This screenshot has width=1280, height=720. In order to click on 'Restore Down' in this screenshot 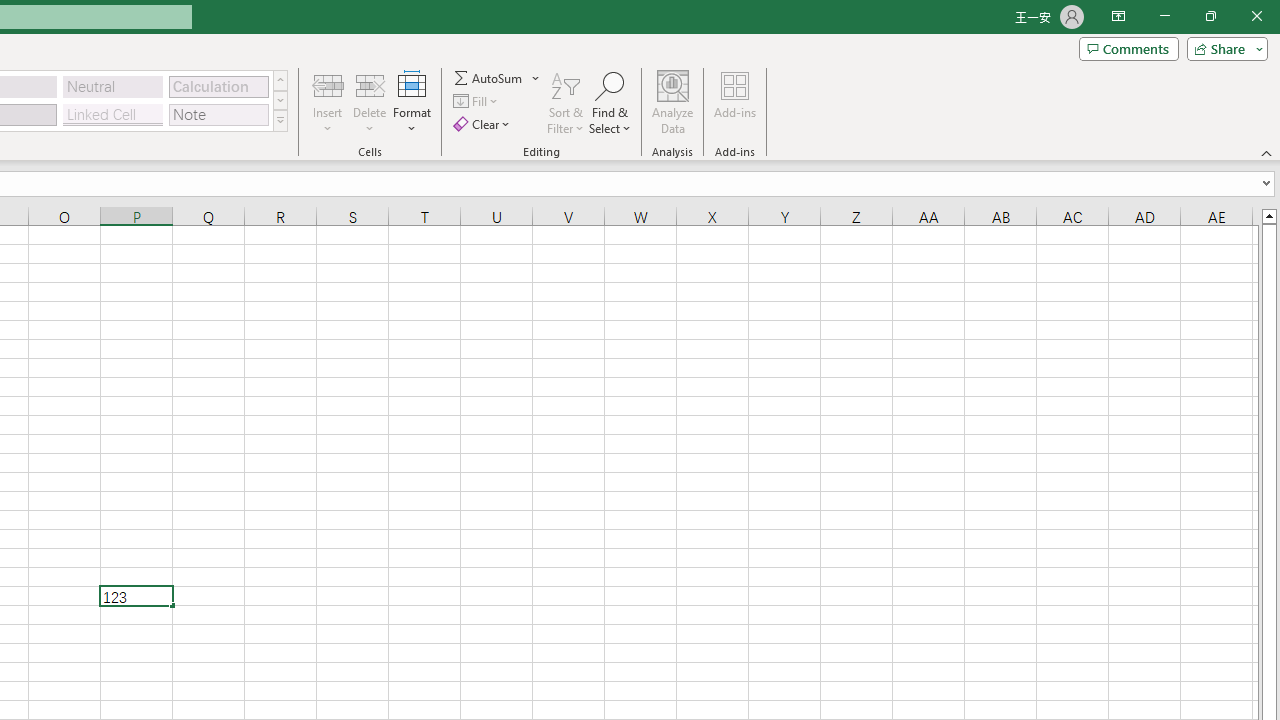, I will do `click(1209, 16)`.